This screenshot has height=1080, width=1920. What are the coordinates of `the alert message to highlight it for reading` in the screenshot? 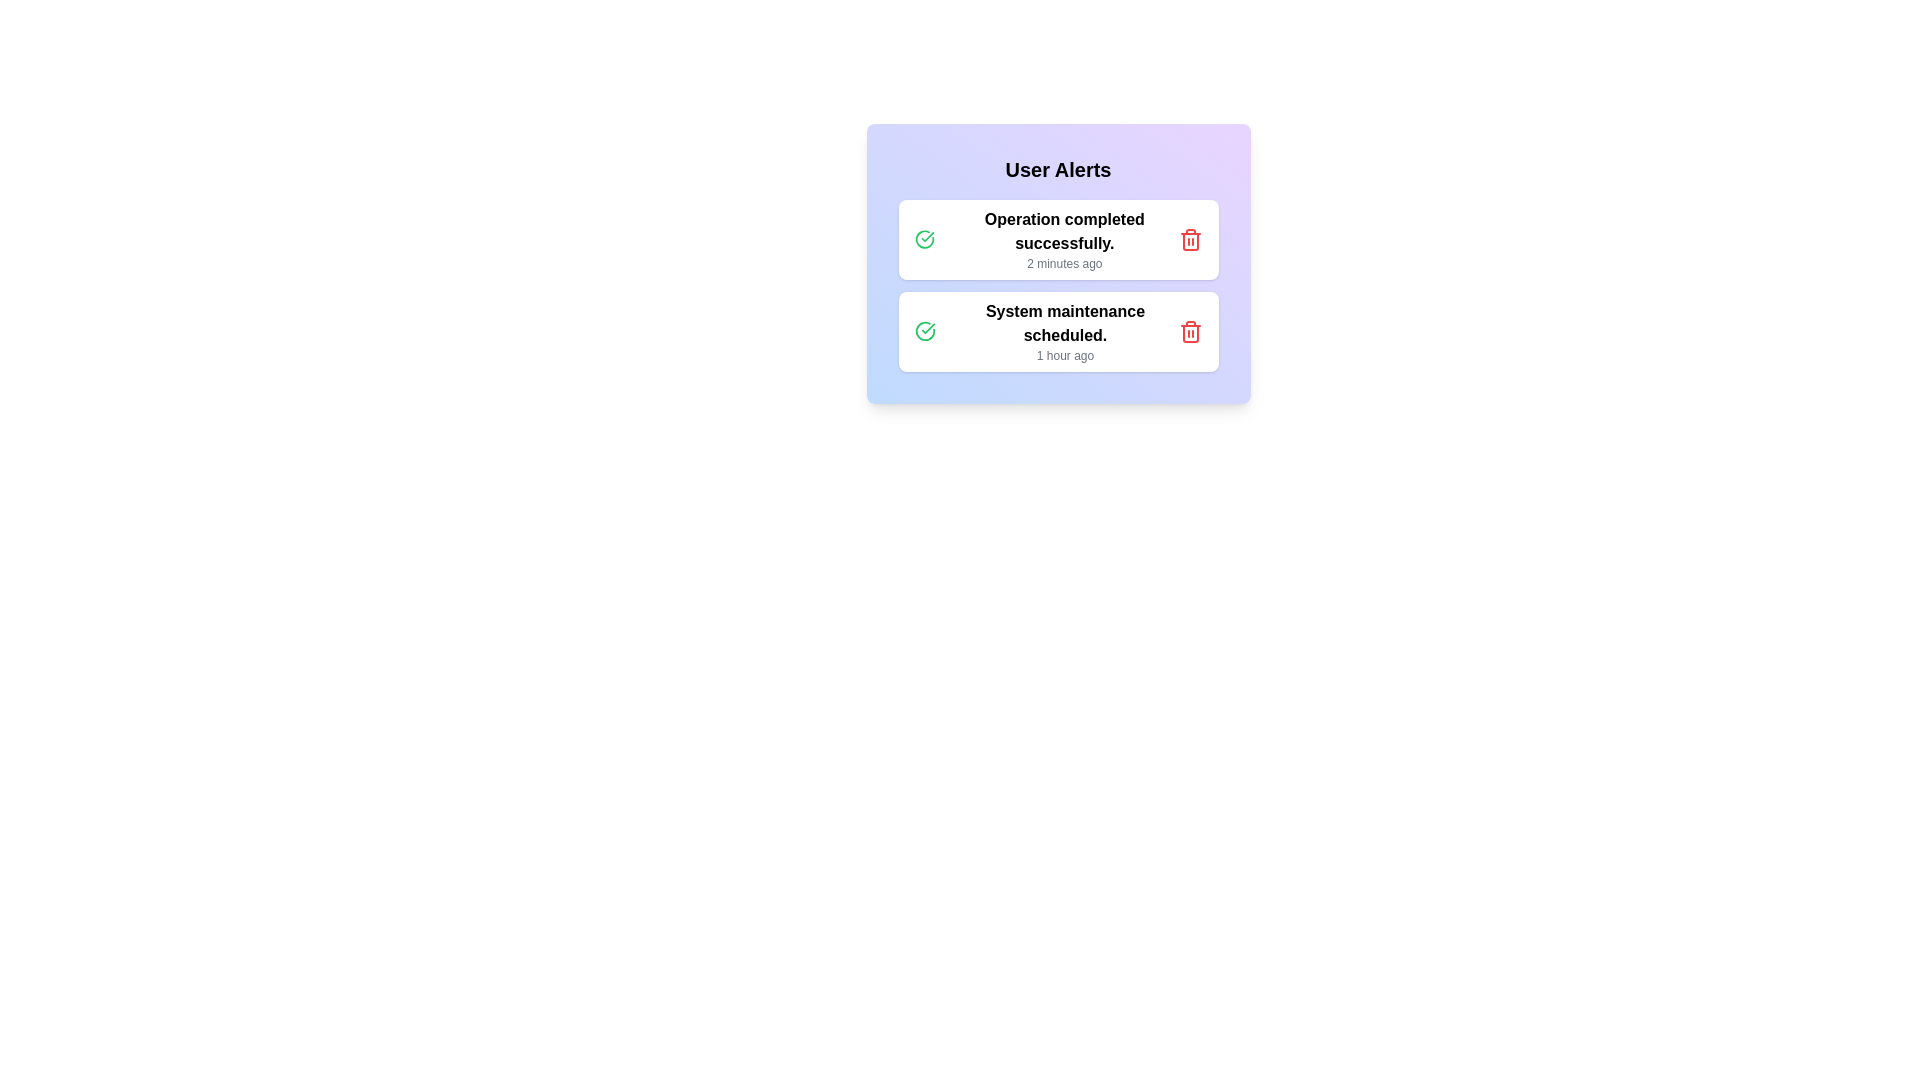 It's located at (1057, 238).